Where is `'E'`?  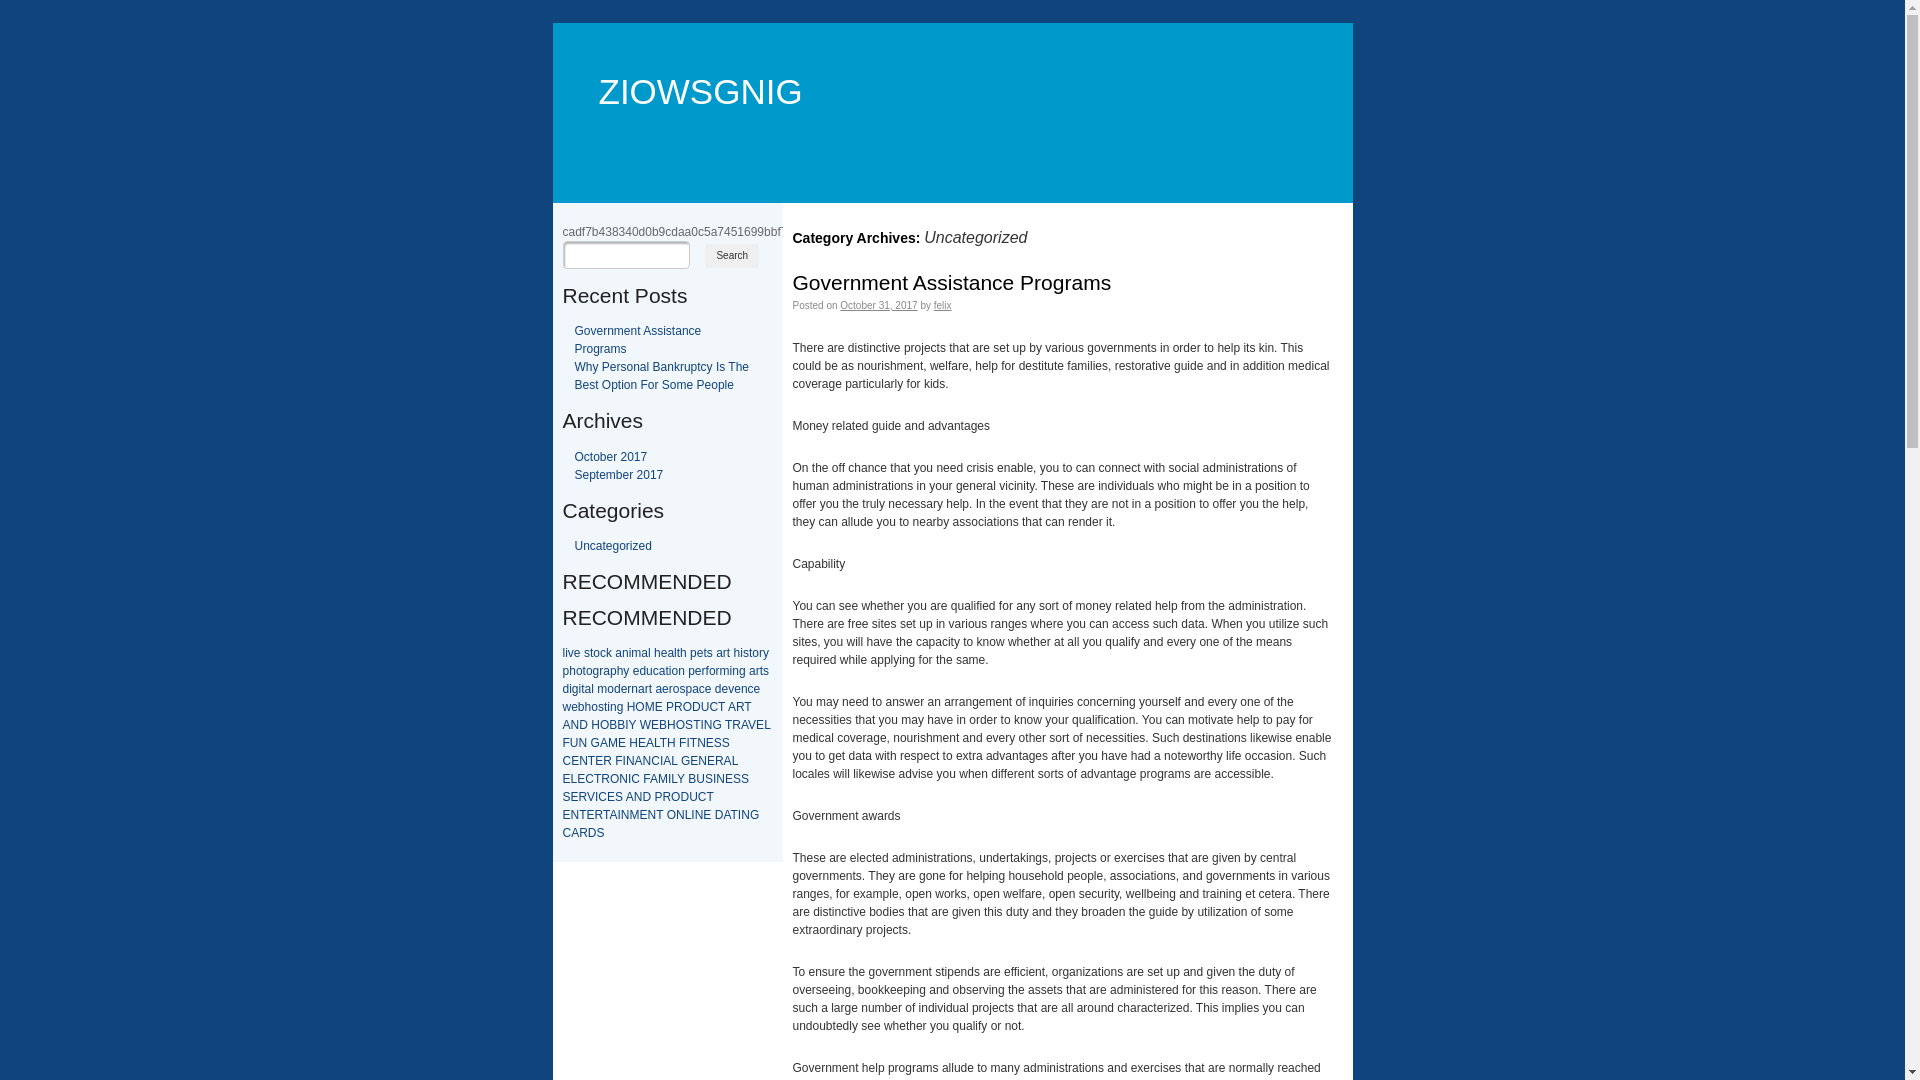
'E' is located at coordinates (589, 814).